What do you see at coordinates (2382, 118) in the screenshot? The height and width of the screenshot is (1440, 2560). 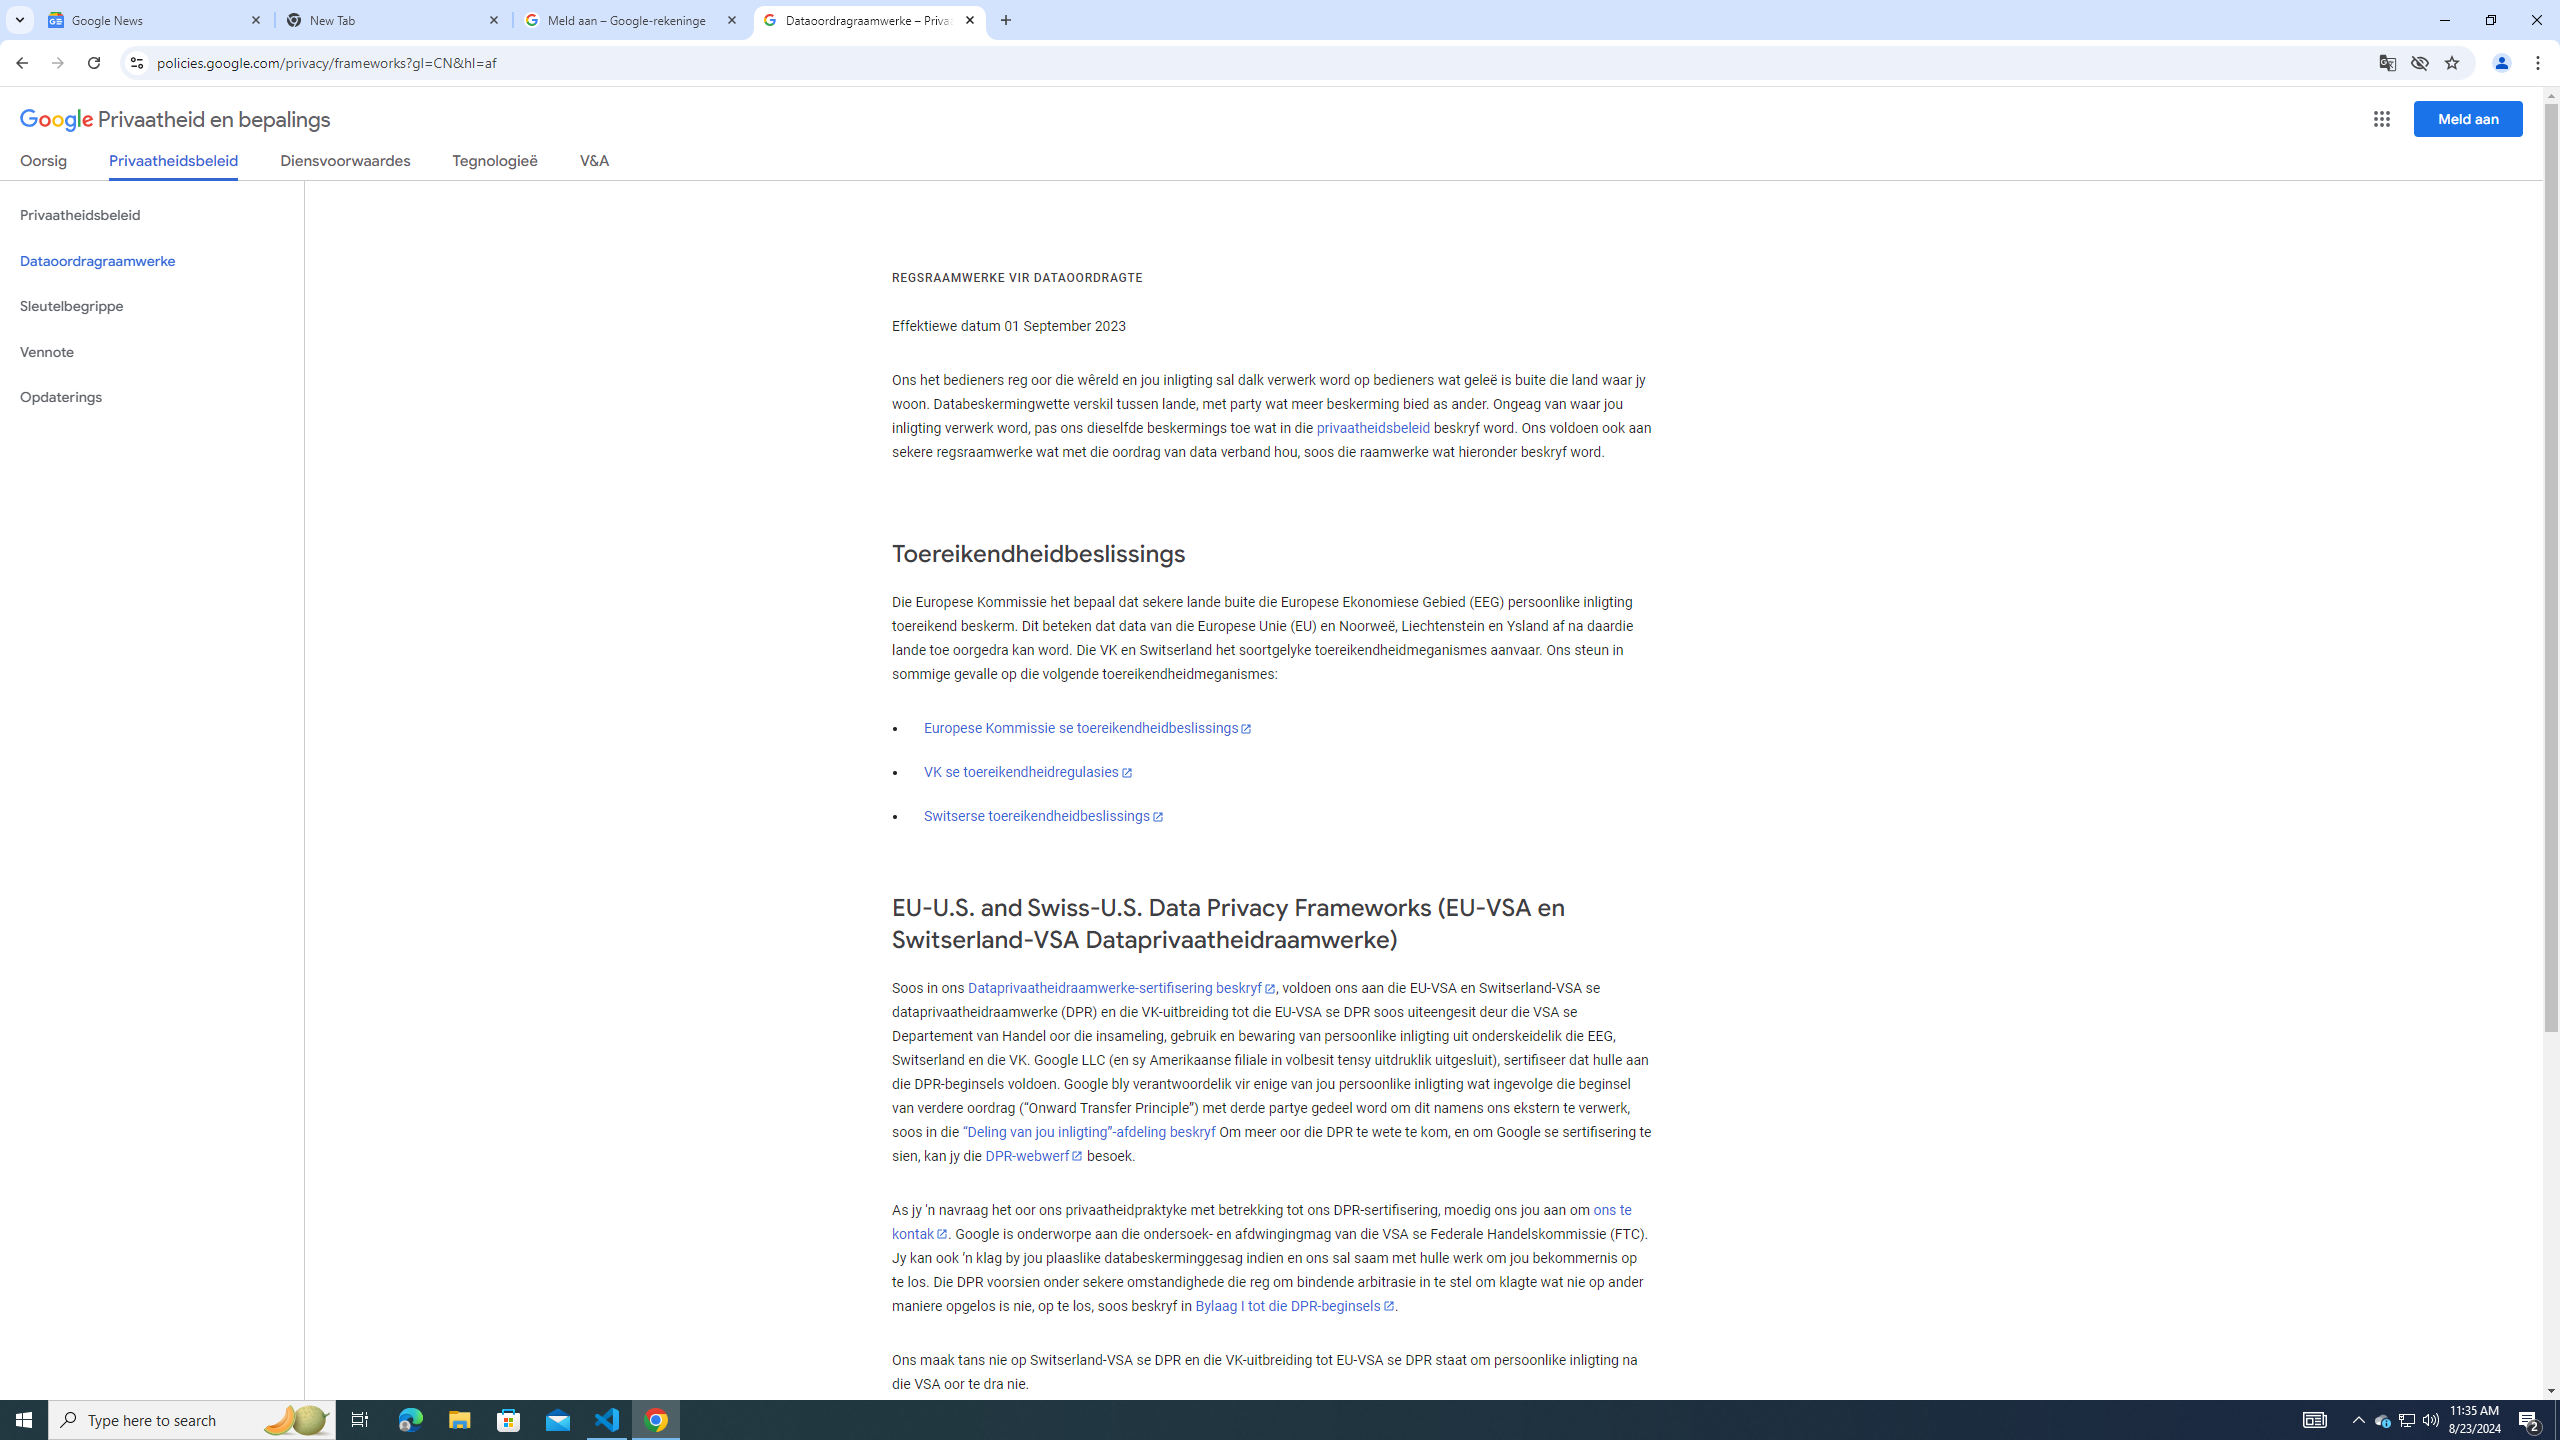 I see `'Google-programme'` at bounding box center [2382, 118].